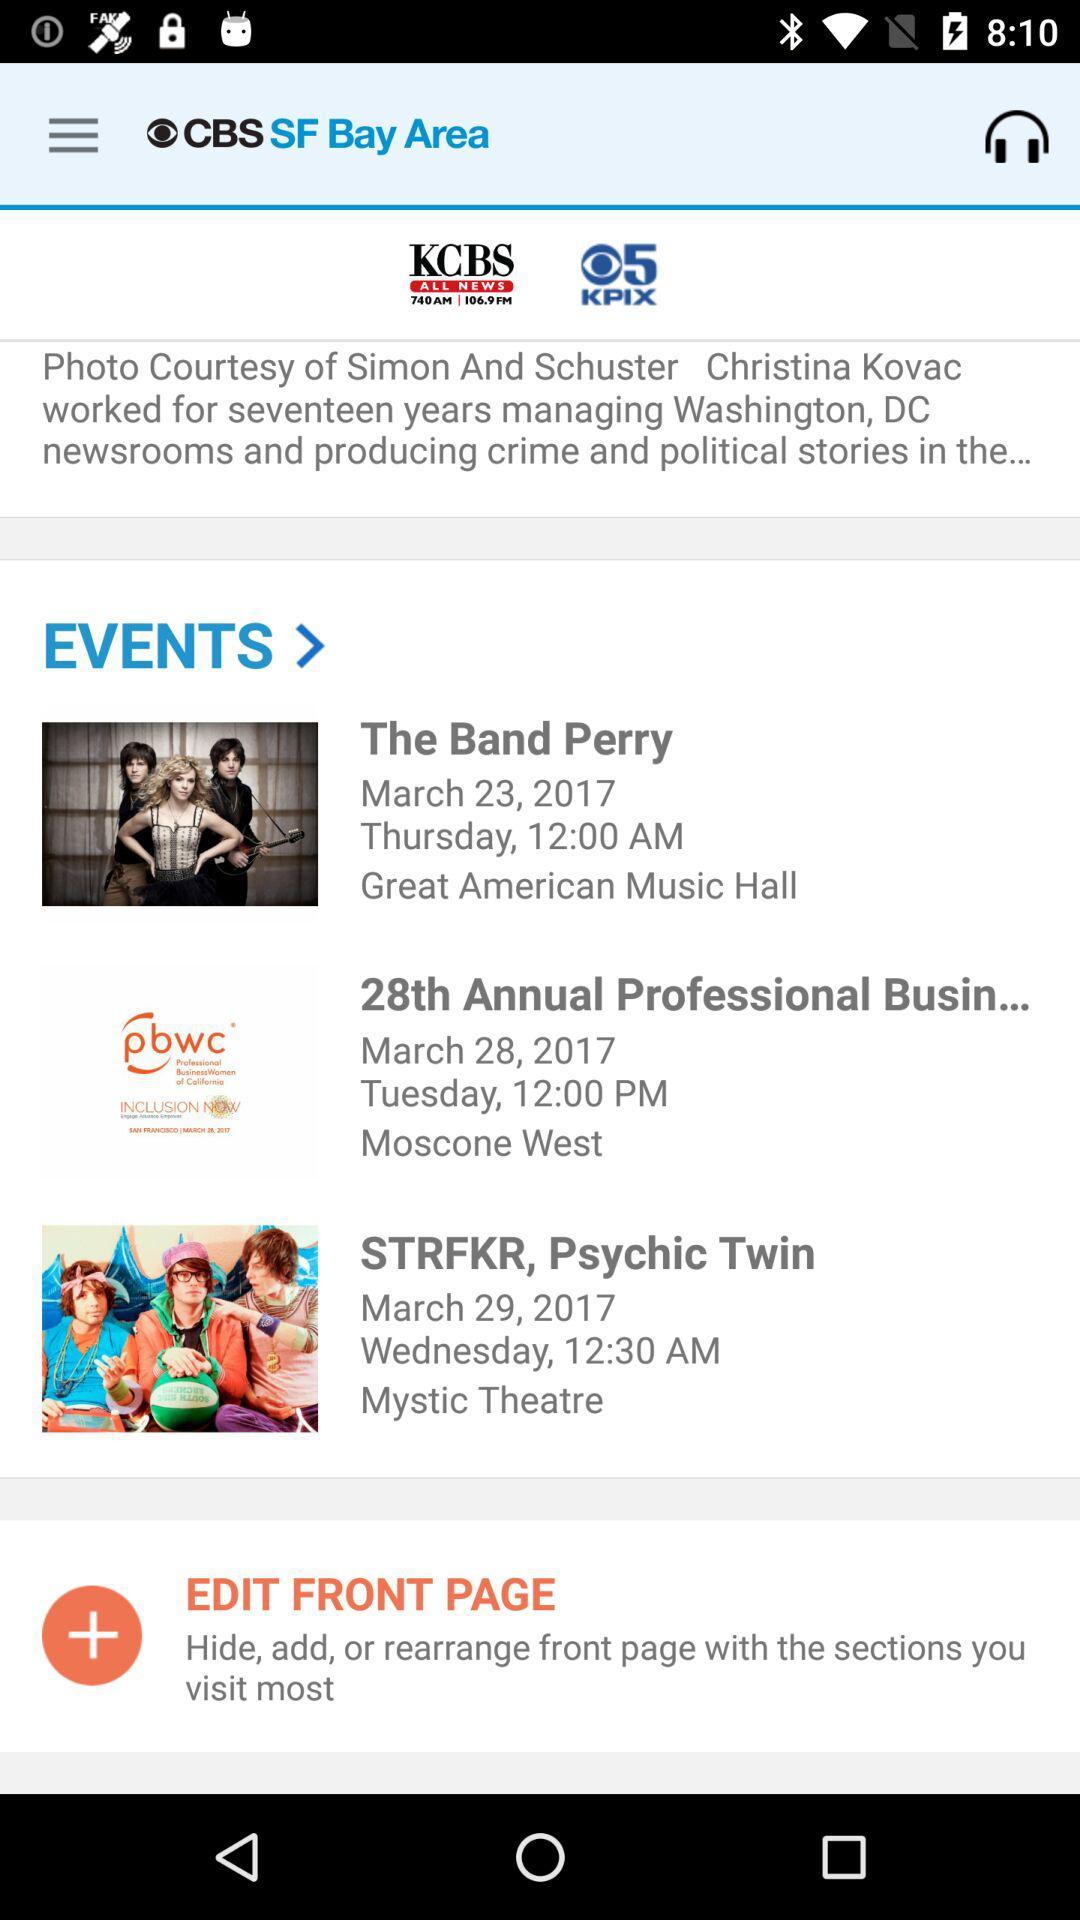 This screenshot has height=1920, width=1080. What do you see at coordinates (56, 129) in the screenshot?
I see `the menu icon` at bounding box center [56, 129].